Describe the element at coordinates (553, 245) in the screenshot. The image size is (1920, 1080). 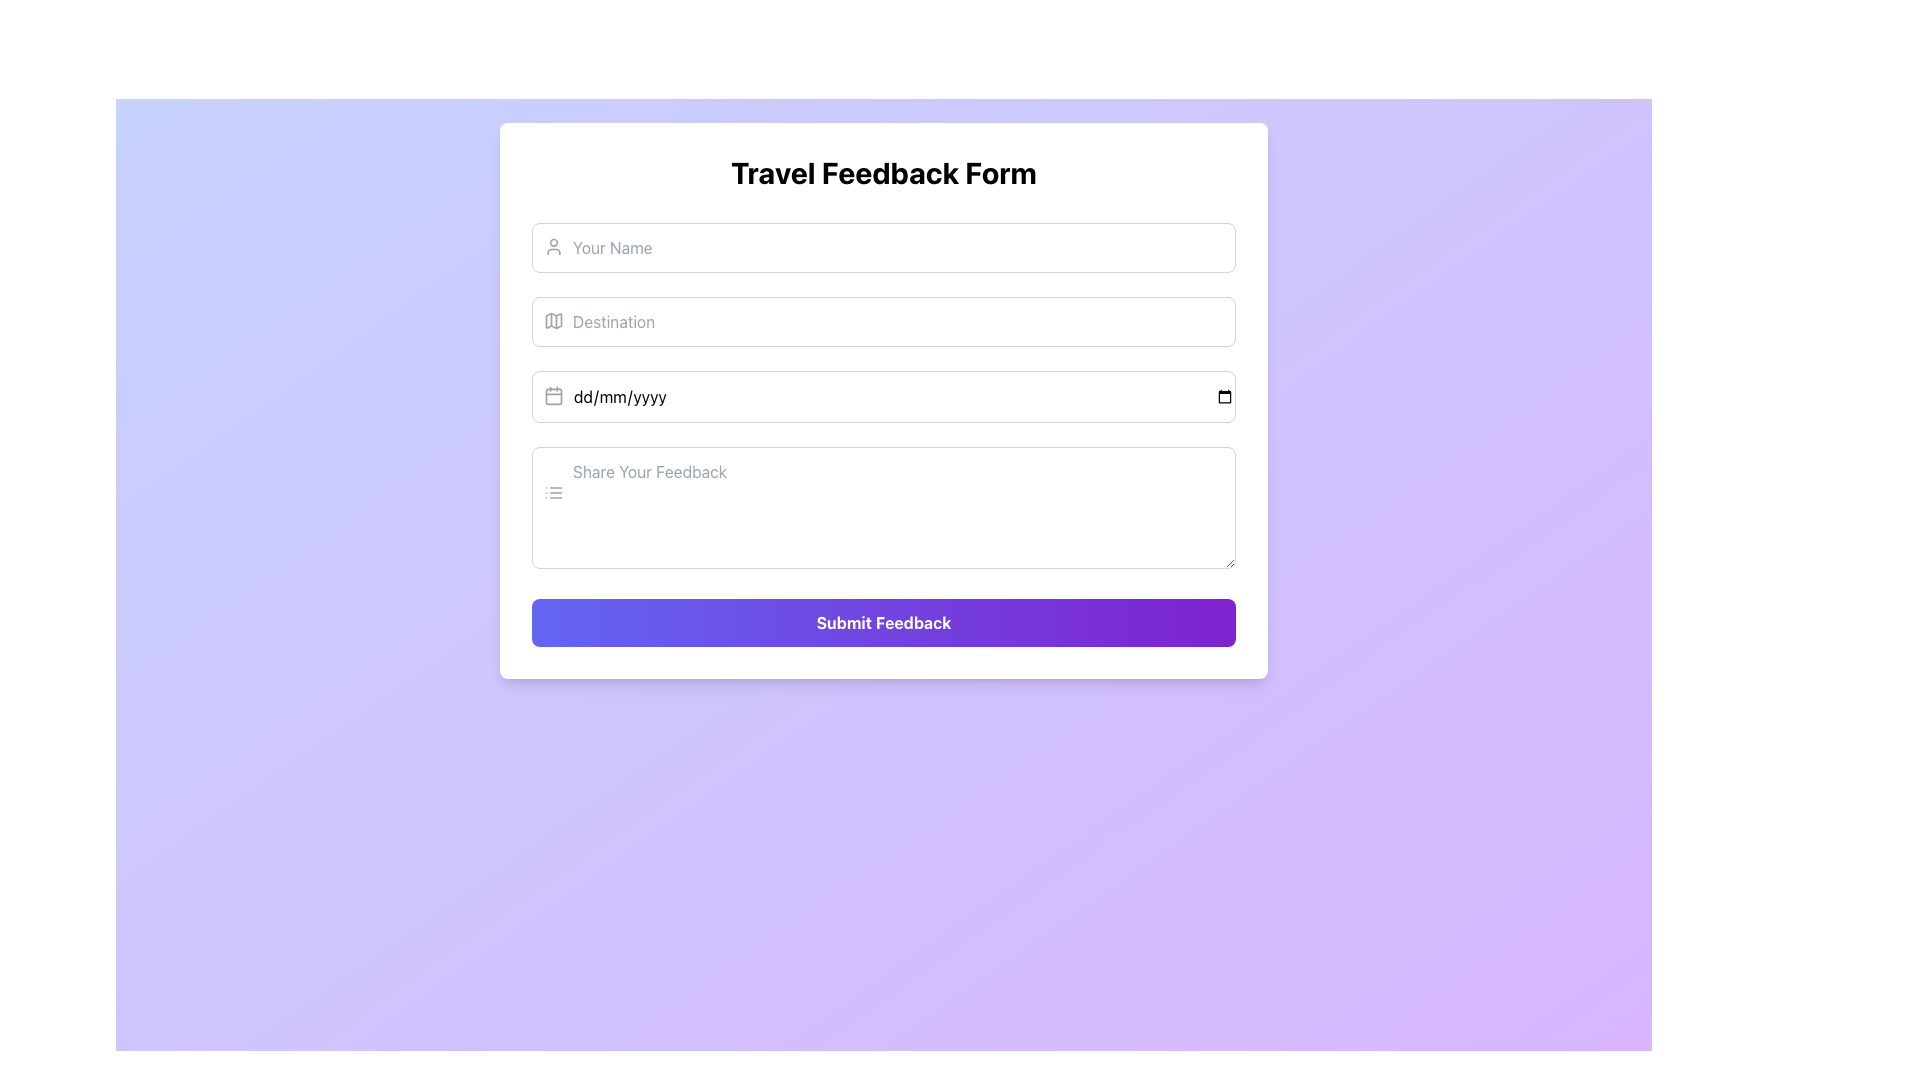
I see `the small gray user icon that represents a person, located to the left of the 'Your Name' input field, aligned with its vertical center` at that location.